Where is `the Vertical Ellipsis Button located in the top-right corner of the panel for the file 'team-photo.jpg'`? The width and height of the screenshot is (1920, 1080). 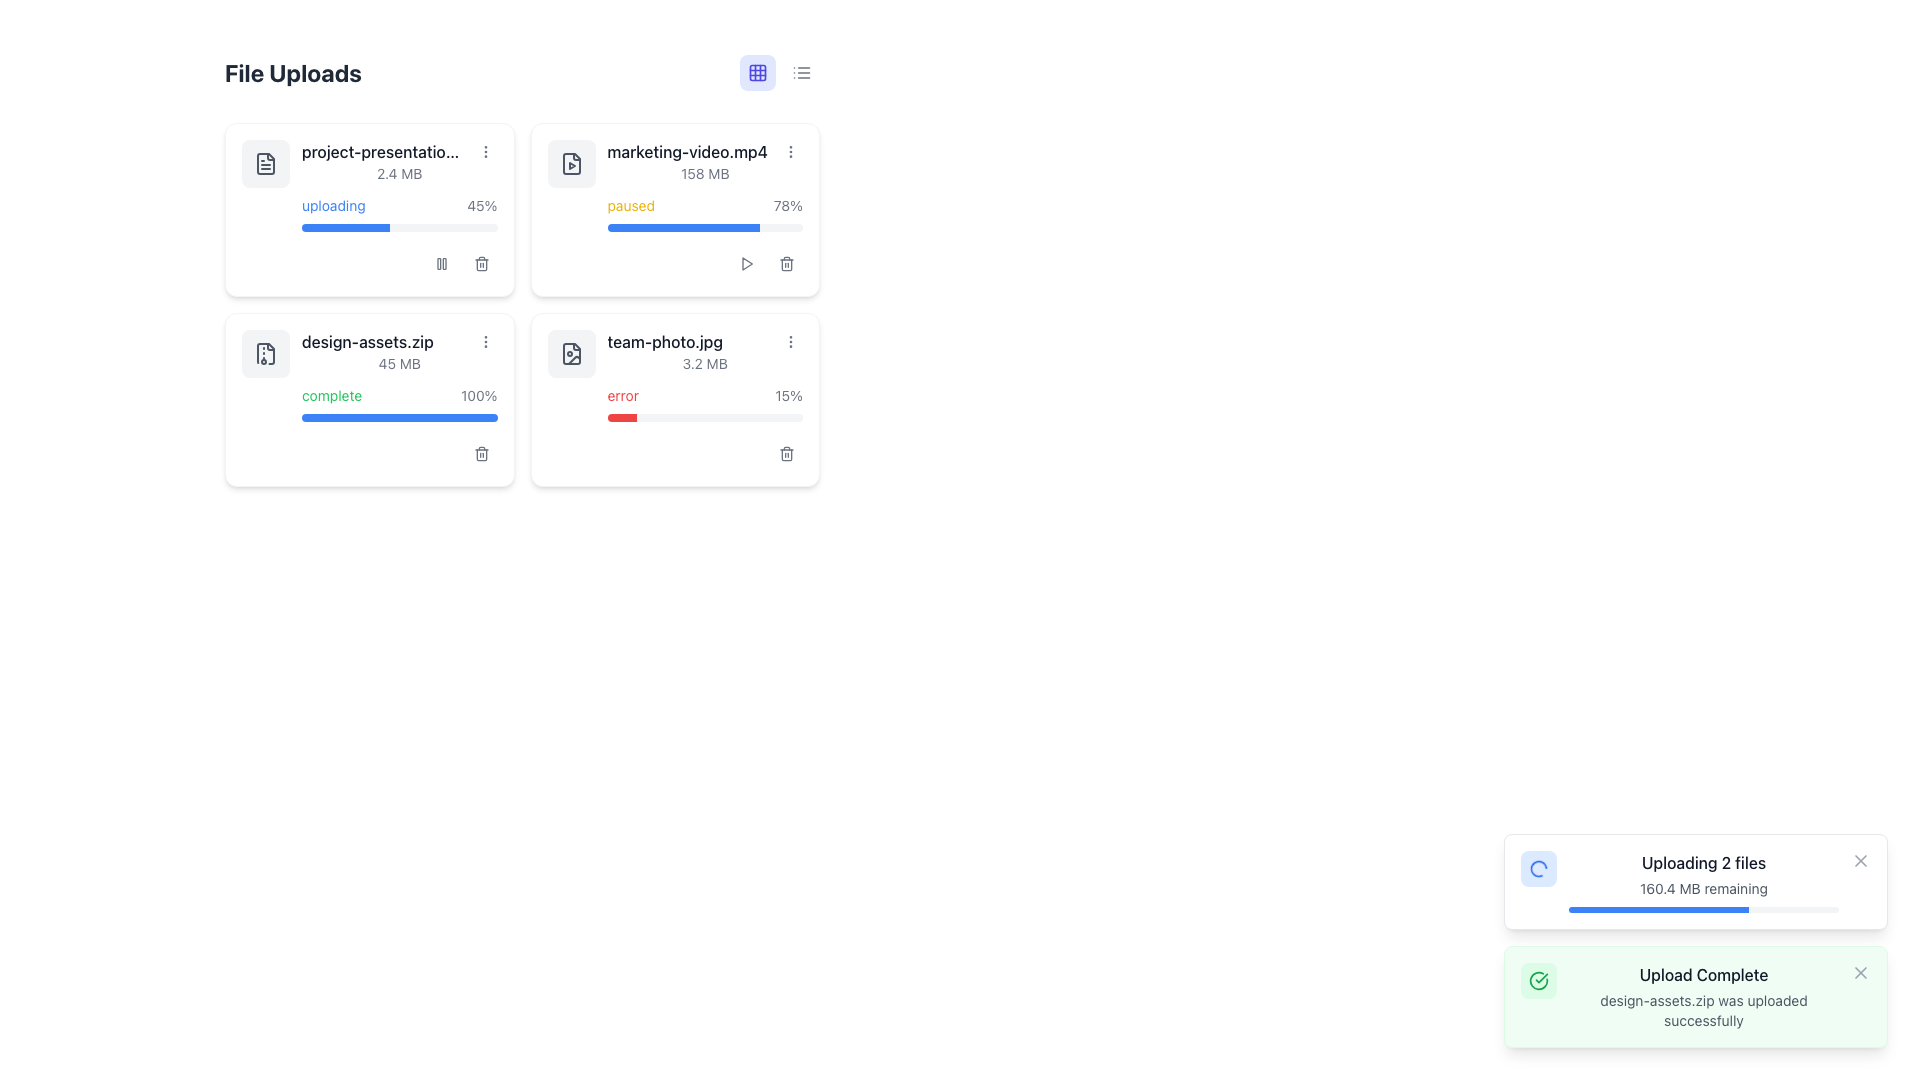
the Vertical Ellipsis Button located in the top-right corner of the panel for the file 'team-photo.jpg' is located at coordinates (790, 341).